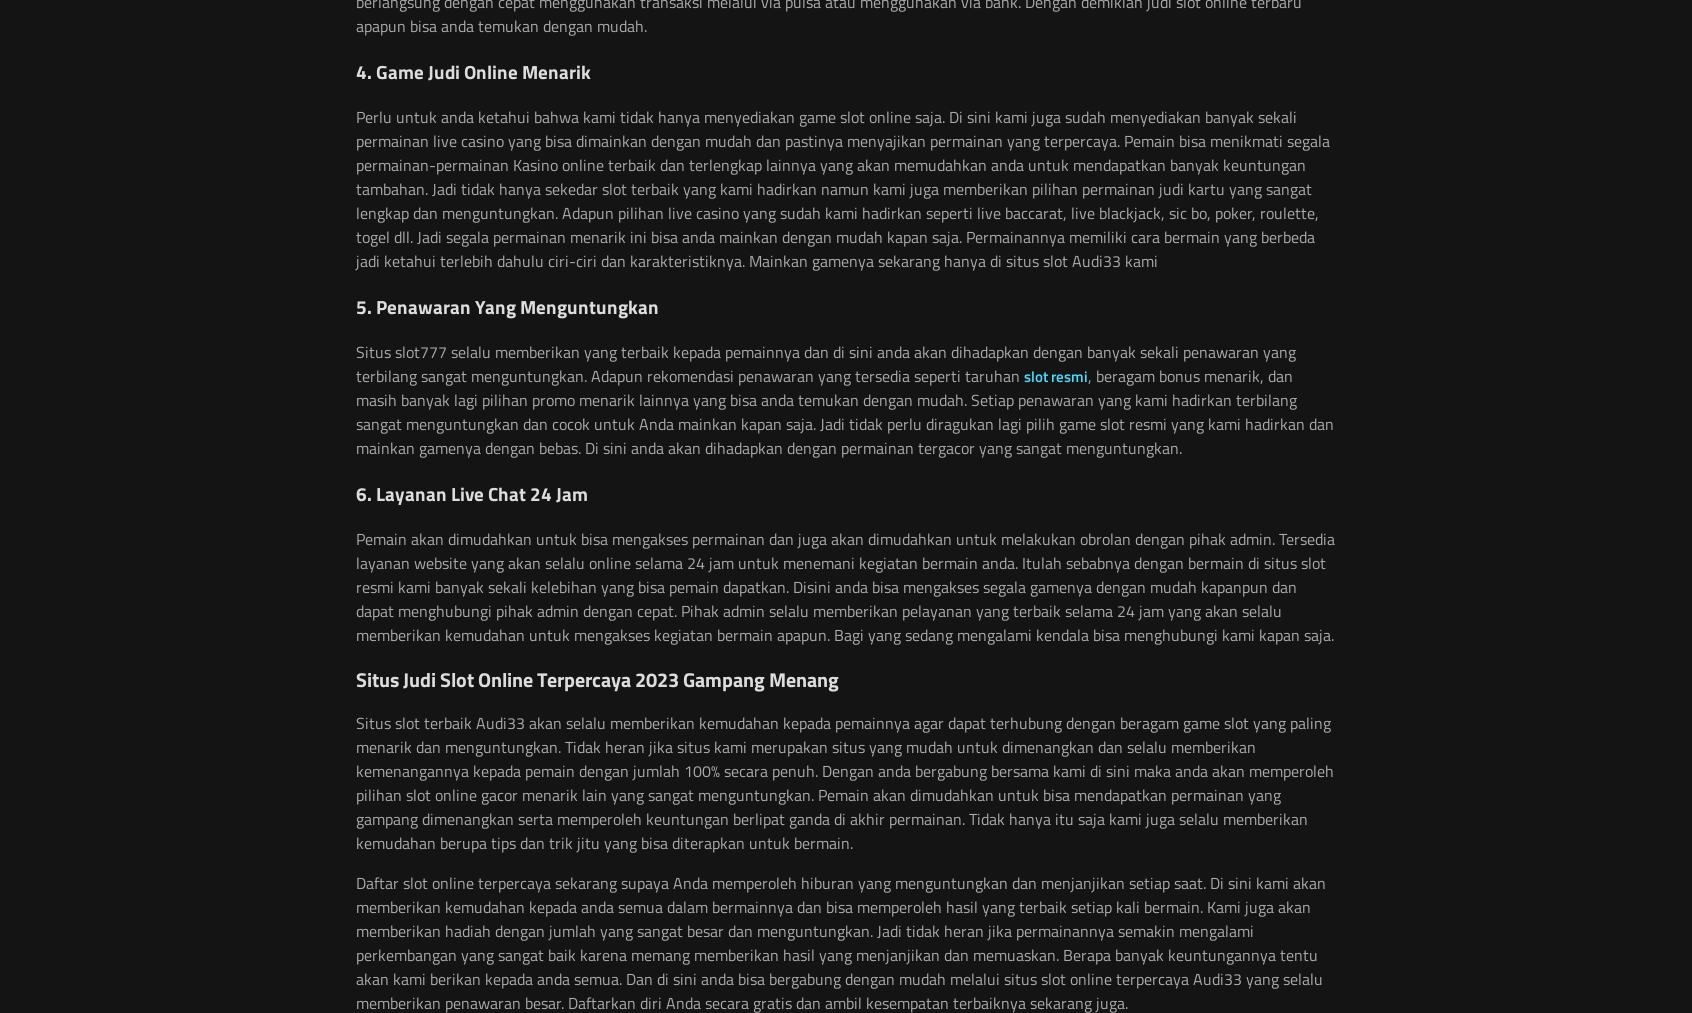  What do you see at coordinates (355, 306) in the screenshot?
I see `'5. Penawaran Yang Menguntungkan'` at bounding box center [355, 306].